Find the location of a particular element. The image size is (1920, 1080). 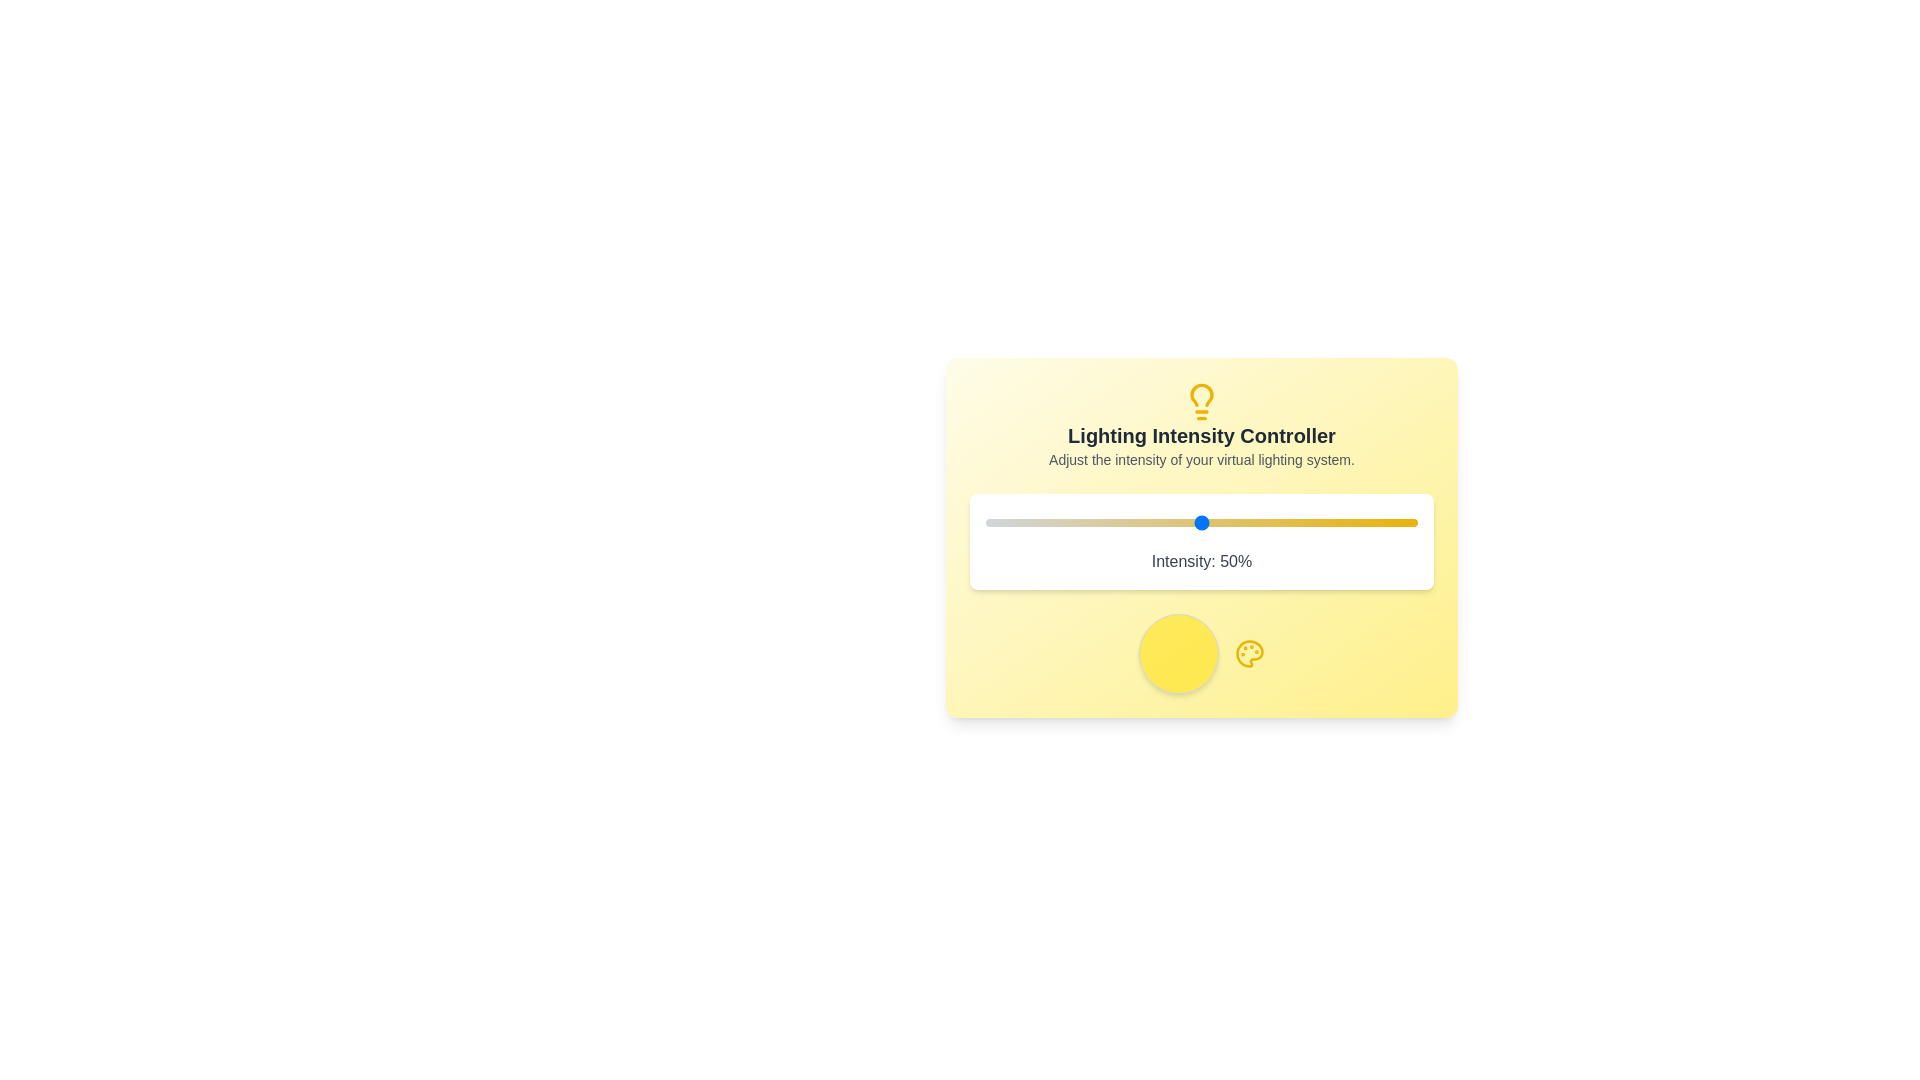

the lighting intensity to 37% by interacting with the slider is located at coordinates (1145, 522).